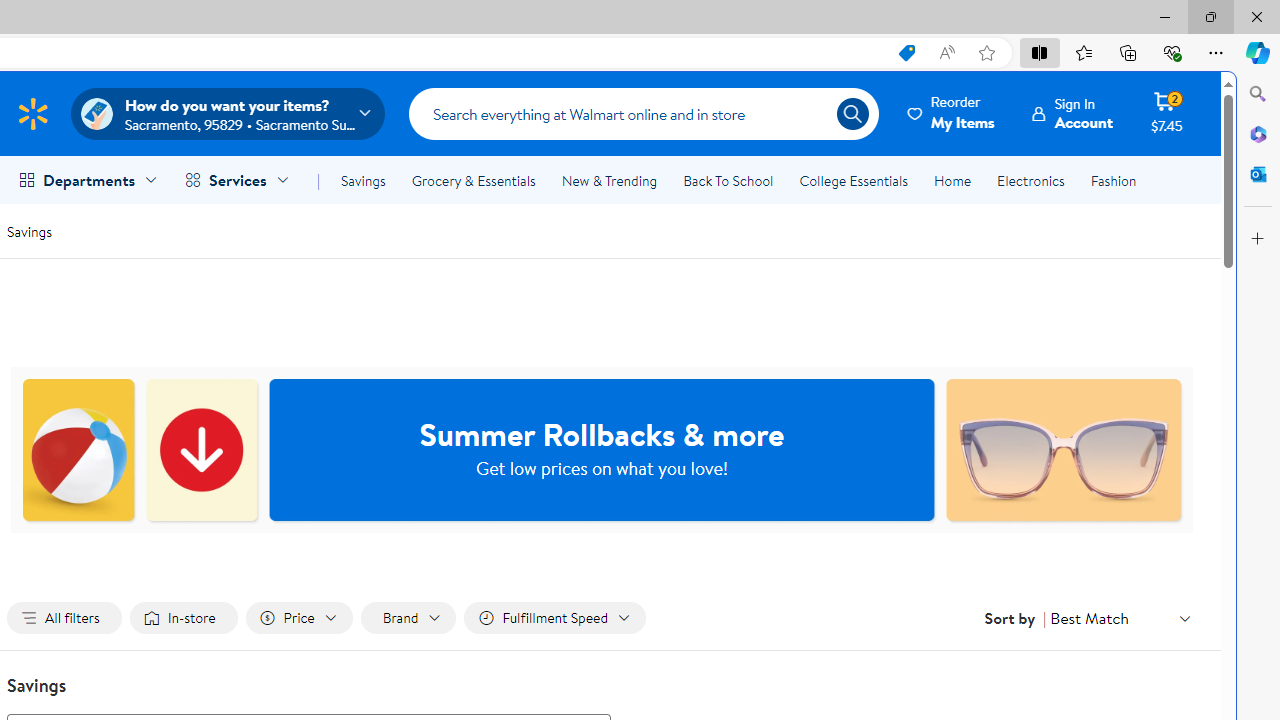 This screenshot has width=1280, height=720. I want to click on 'Close Search pane', so click(1257, 94).